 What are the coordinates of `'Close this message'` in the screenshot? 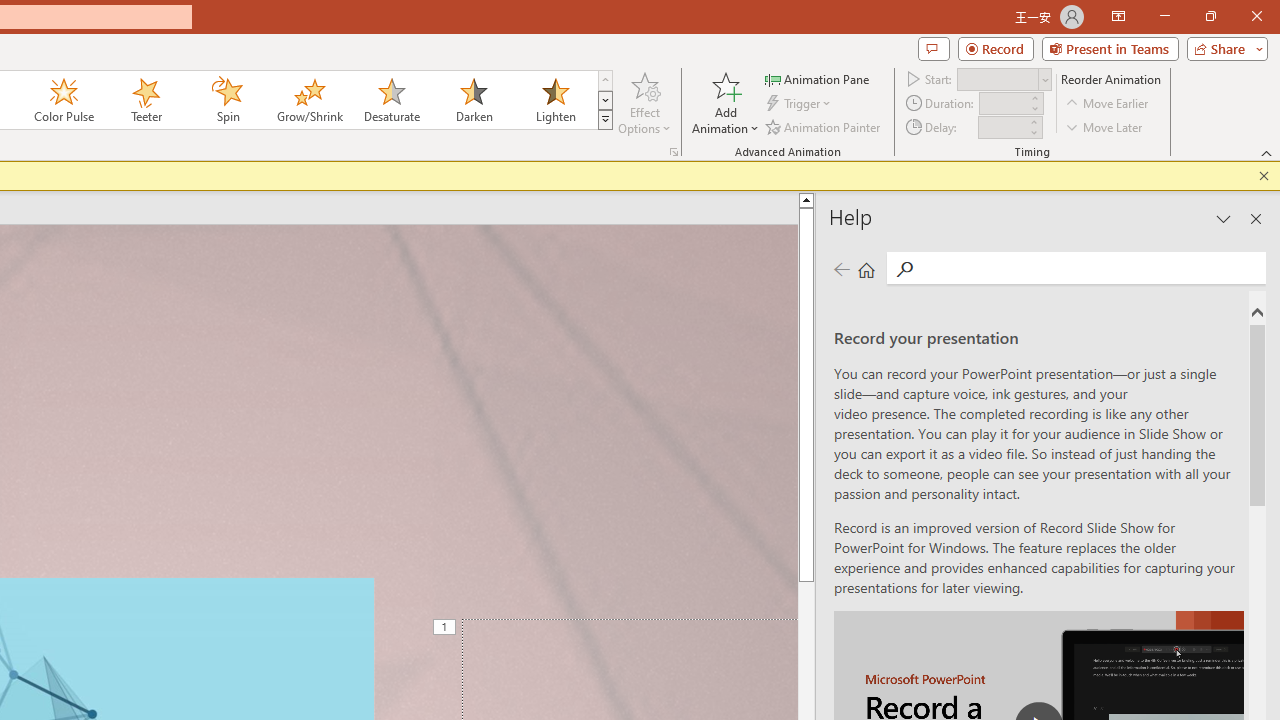 It's located at (1263, 175).